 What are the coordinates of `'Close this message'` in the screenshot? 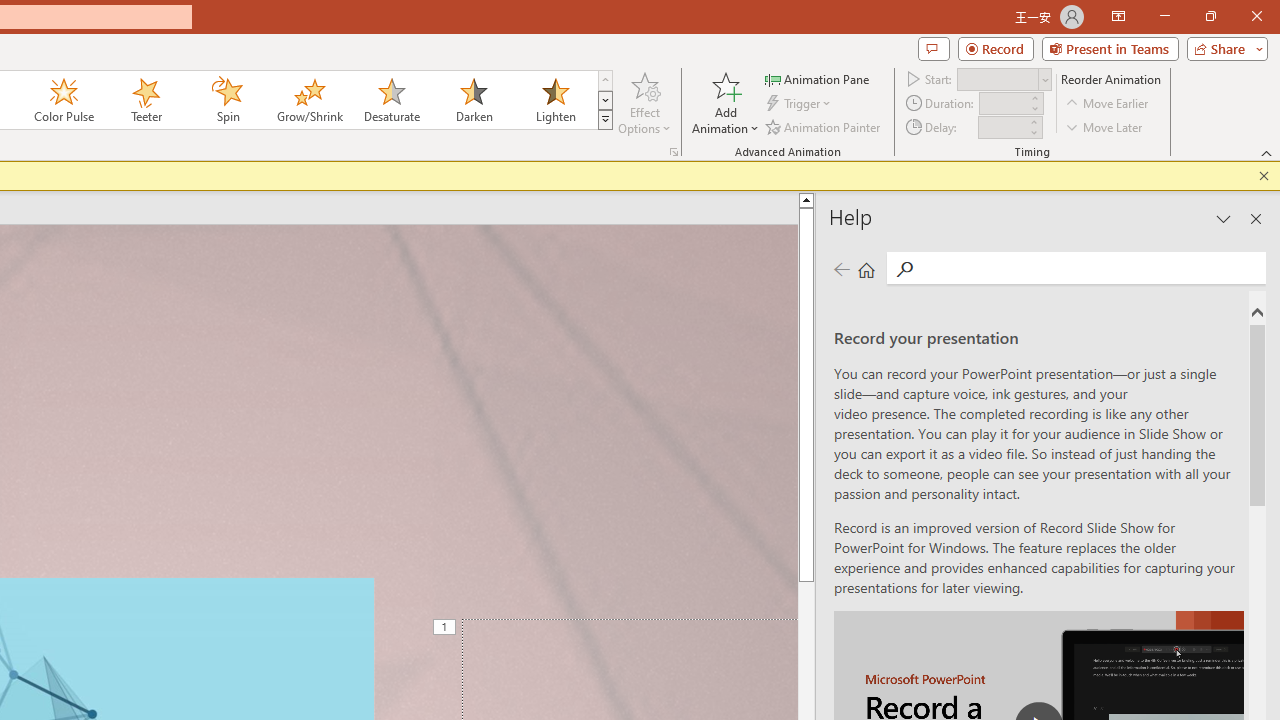 It's located at (1263, 175).